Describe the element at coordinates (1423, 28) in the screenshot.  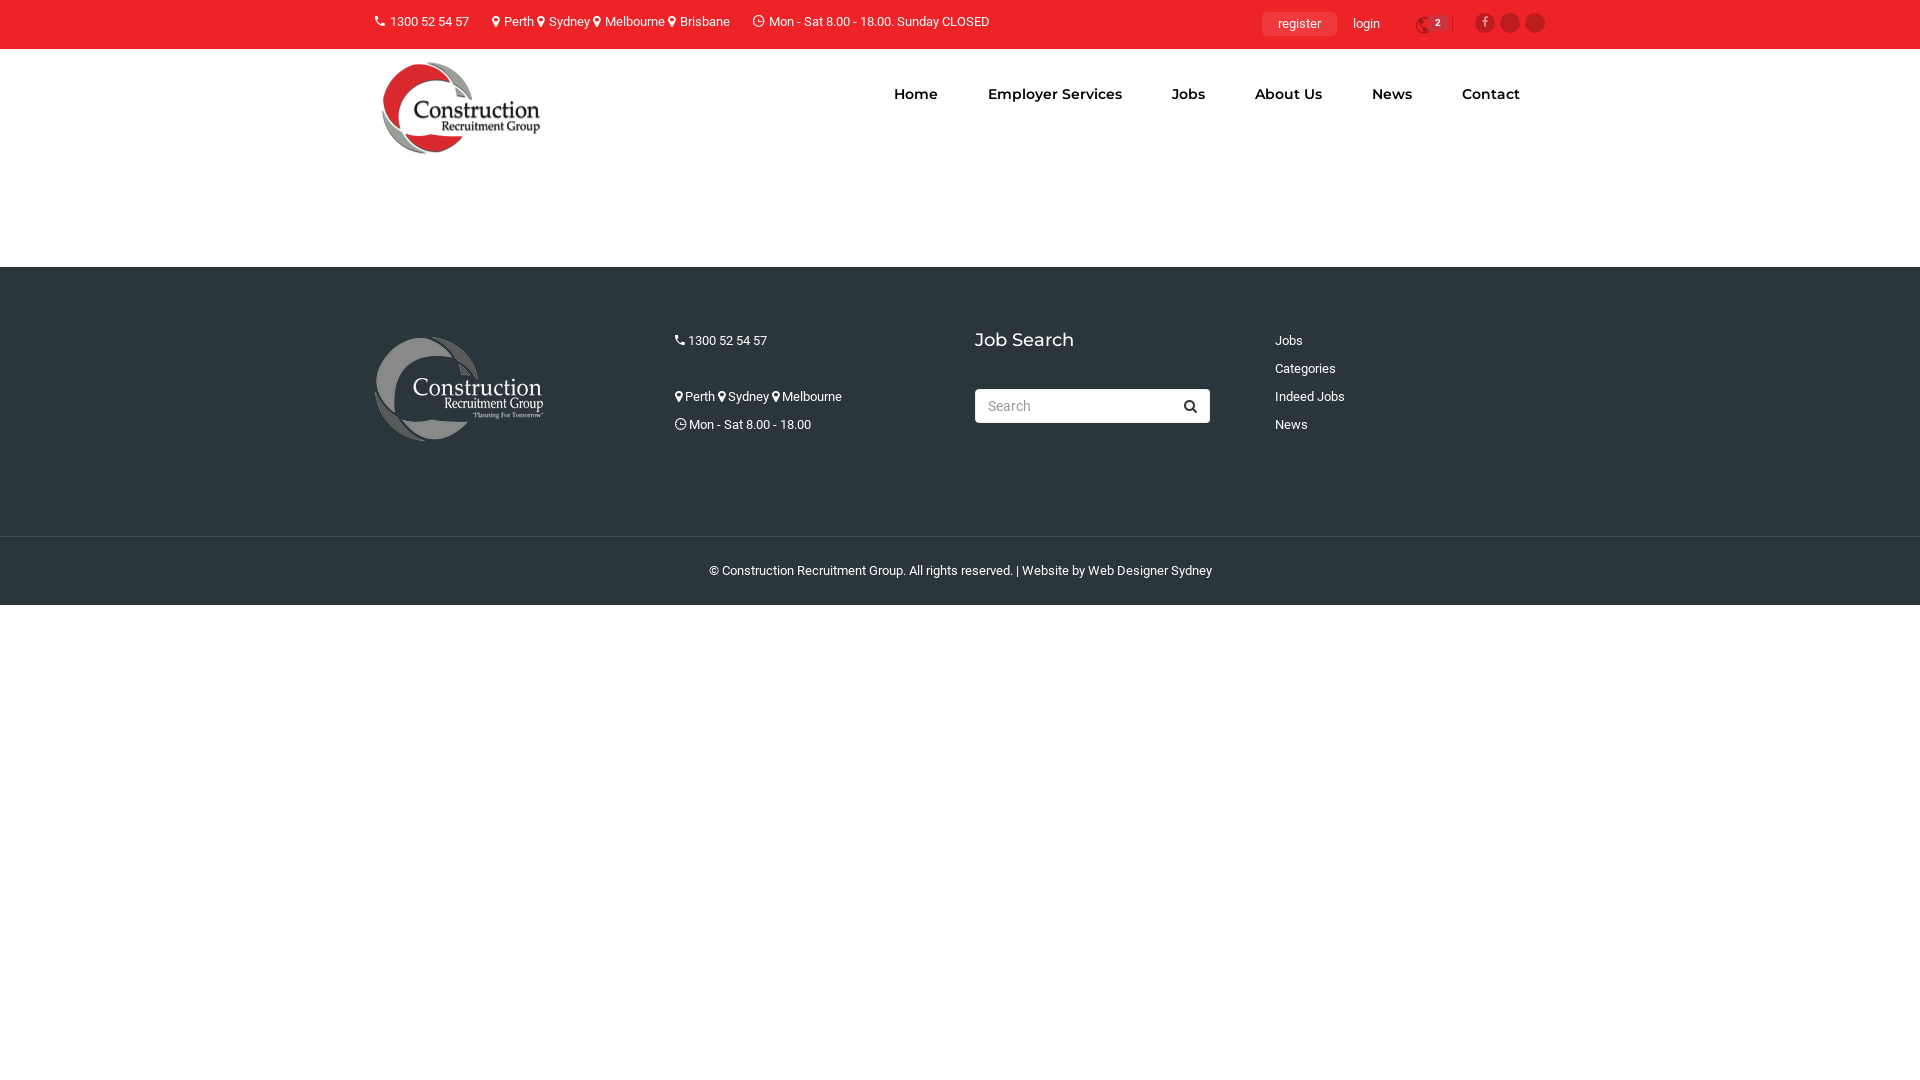
I see `'2'` at that location.